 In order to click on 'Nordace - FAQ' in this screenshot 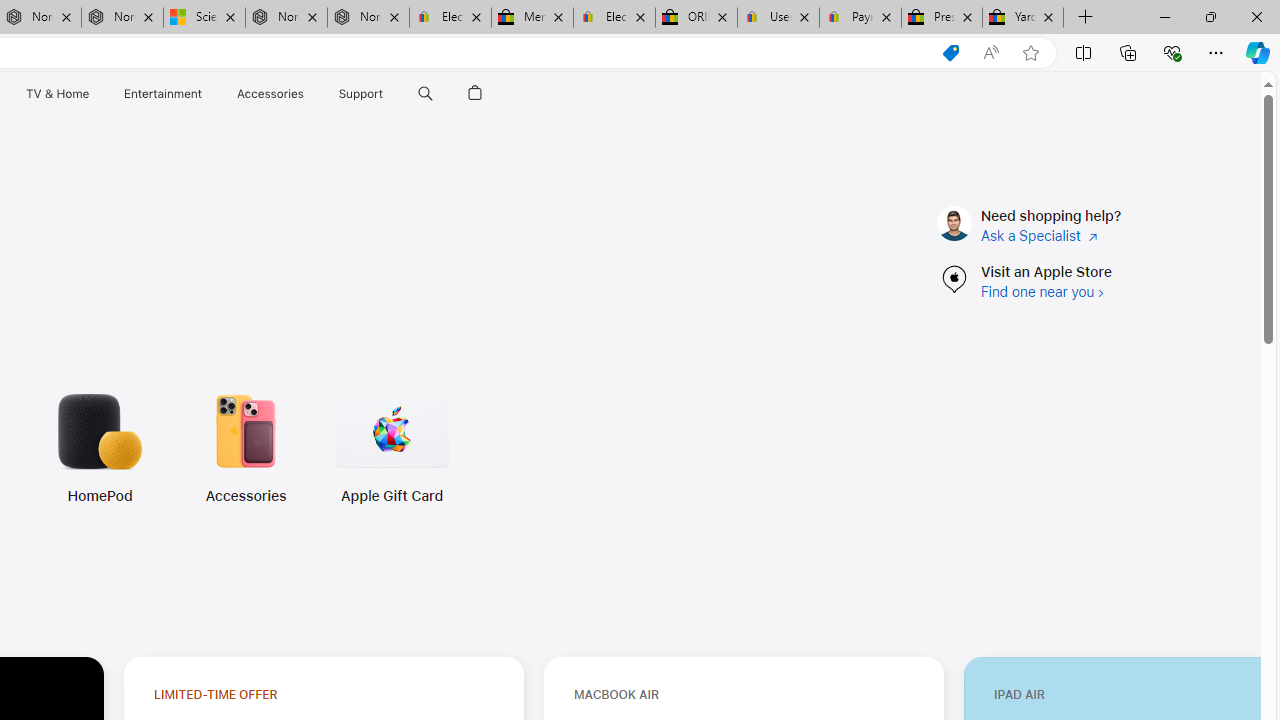, I will do `click(368, 17)`.